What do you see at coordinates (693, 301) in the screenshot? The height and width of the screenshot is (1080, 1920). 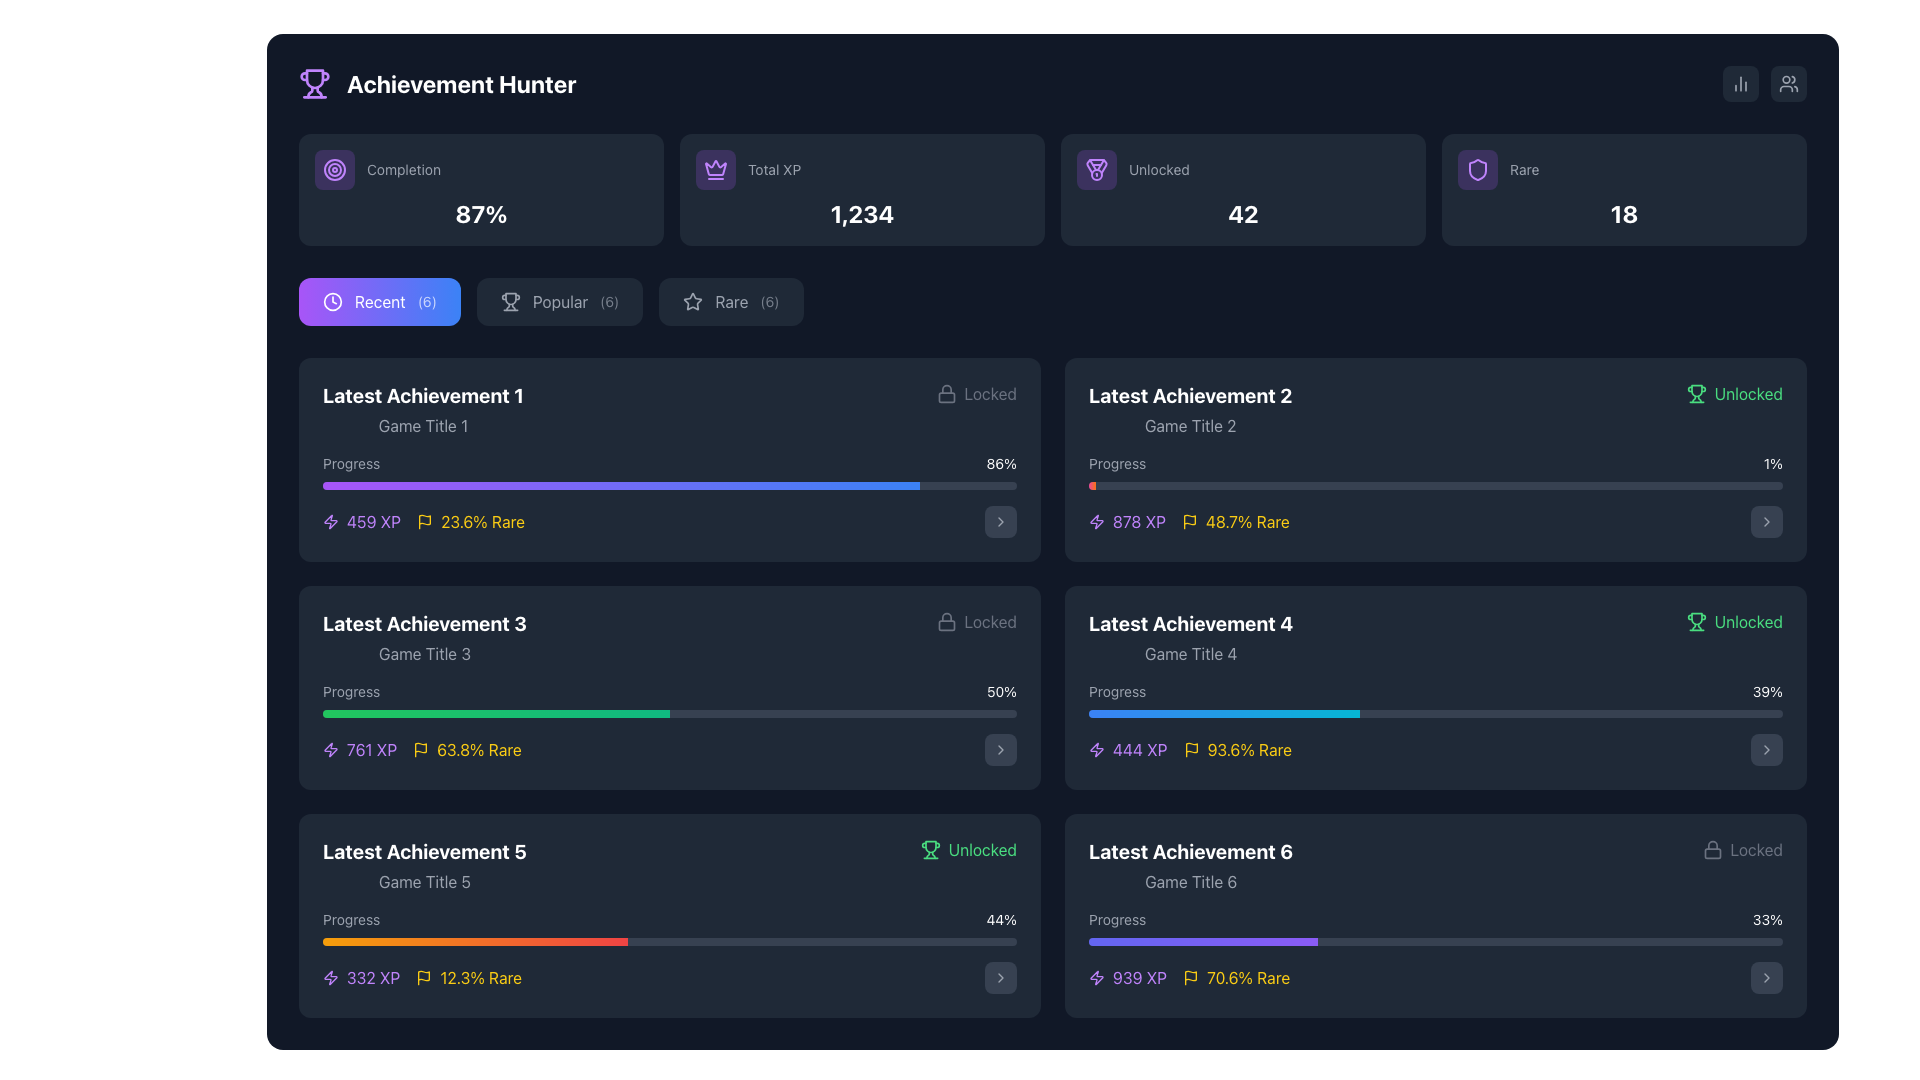 I see `the star icon within the 'Rare (6)' button that emphasizes rarity` at bounding box center [693, 301].